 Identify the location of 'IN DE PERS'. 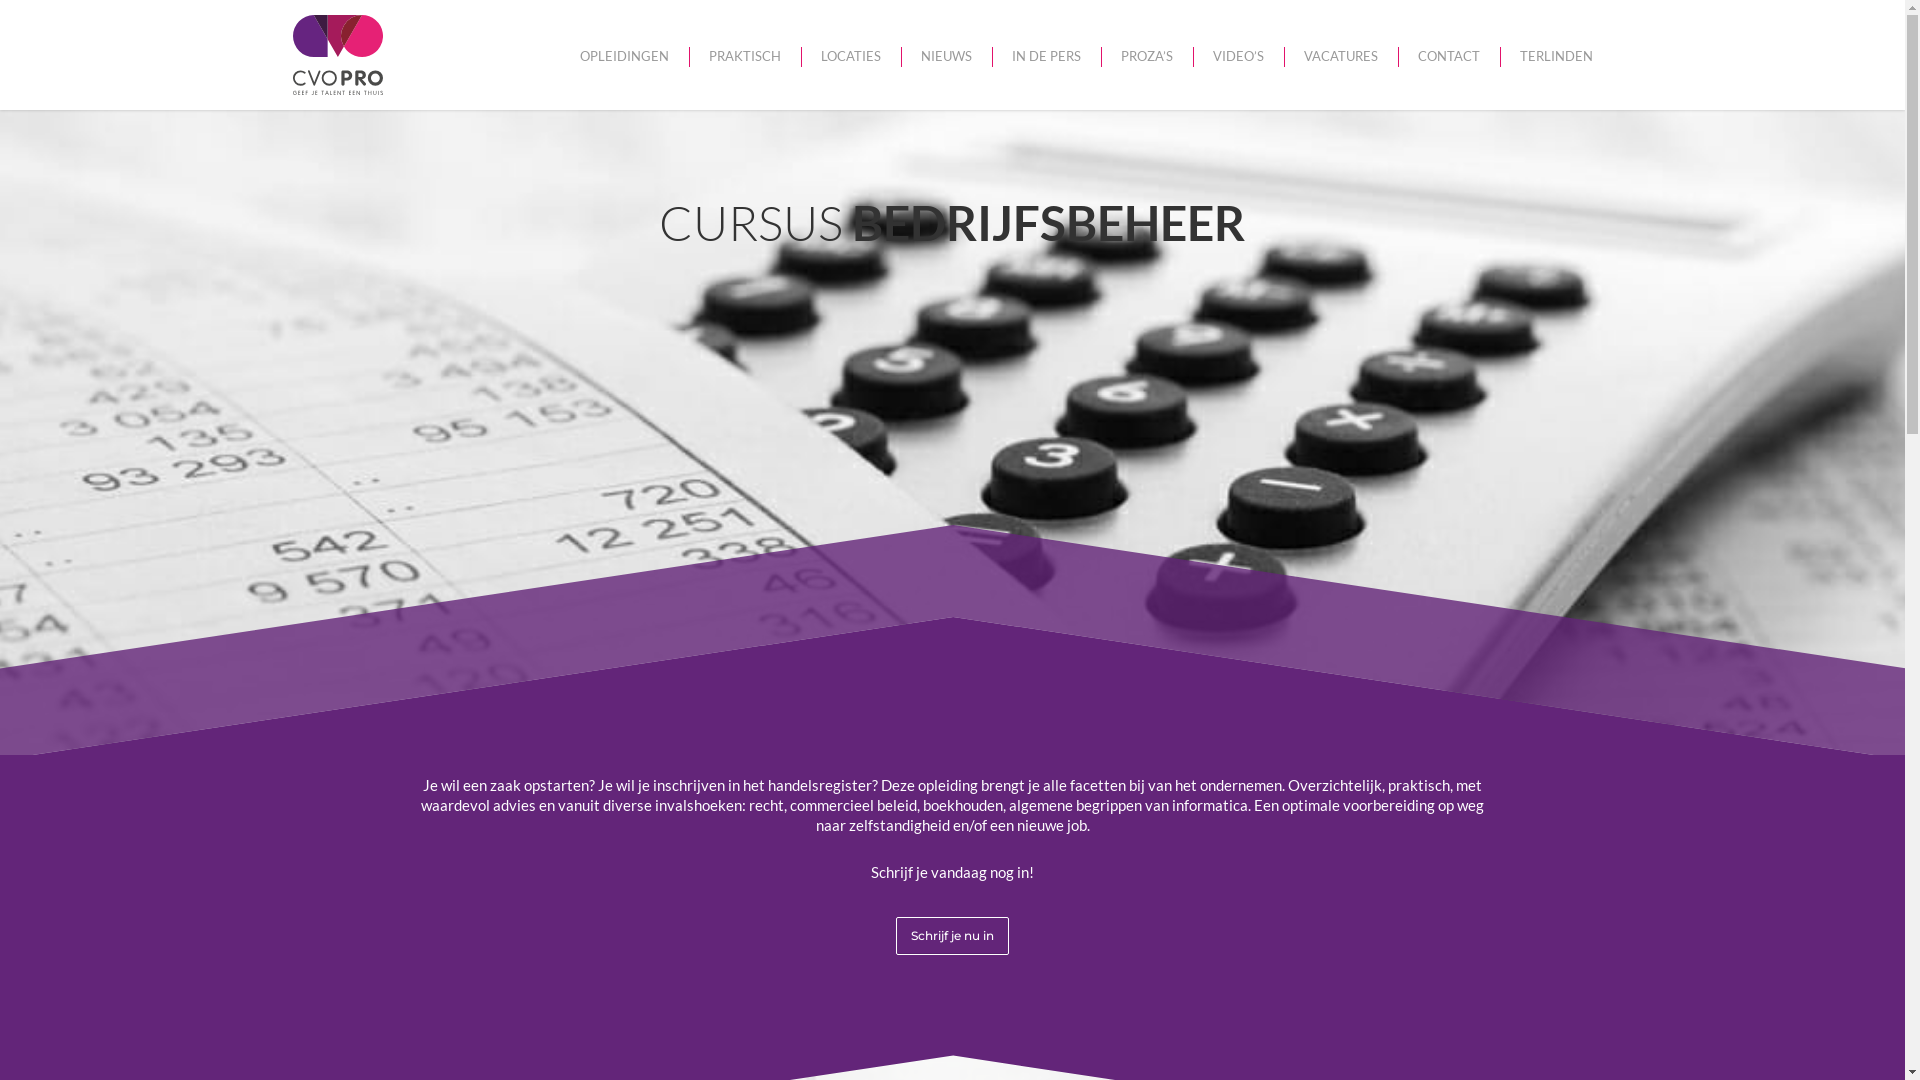
(1045, 53).